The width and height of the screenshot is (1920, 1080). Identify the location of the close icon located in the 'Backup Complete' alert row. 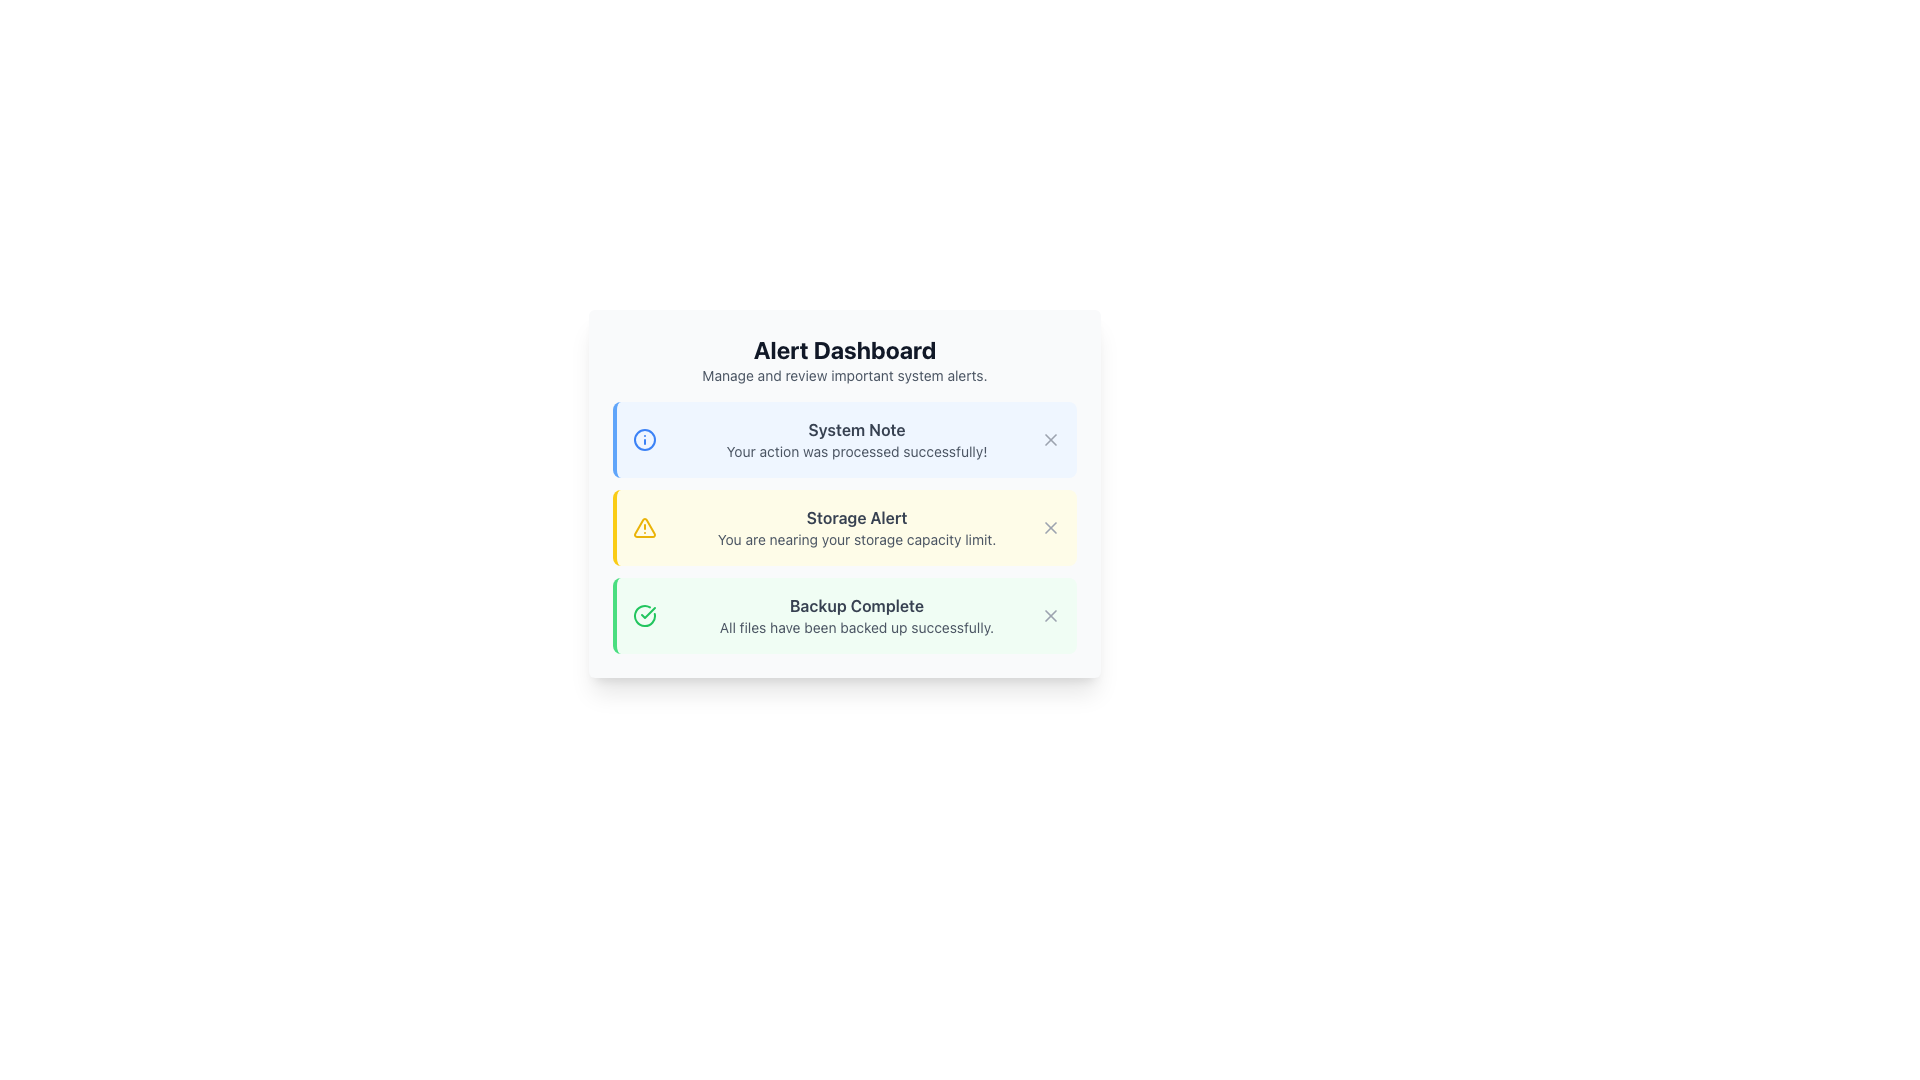
(1050, 615).